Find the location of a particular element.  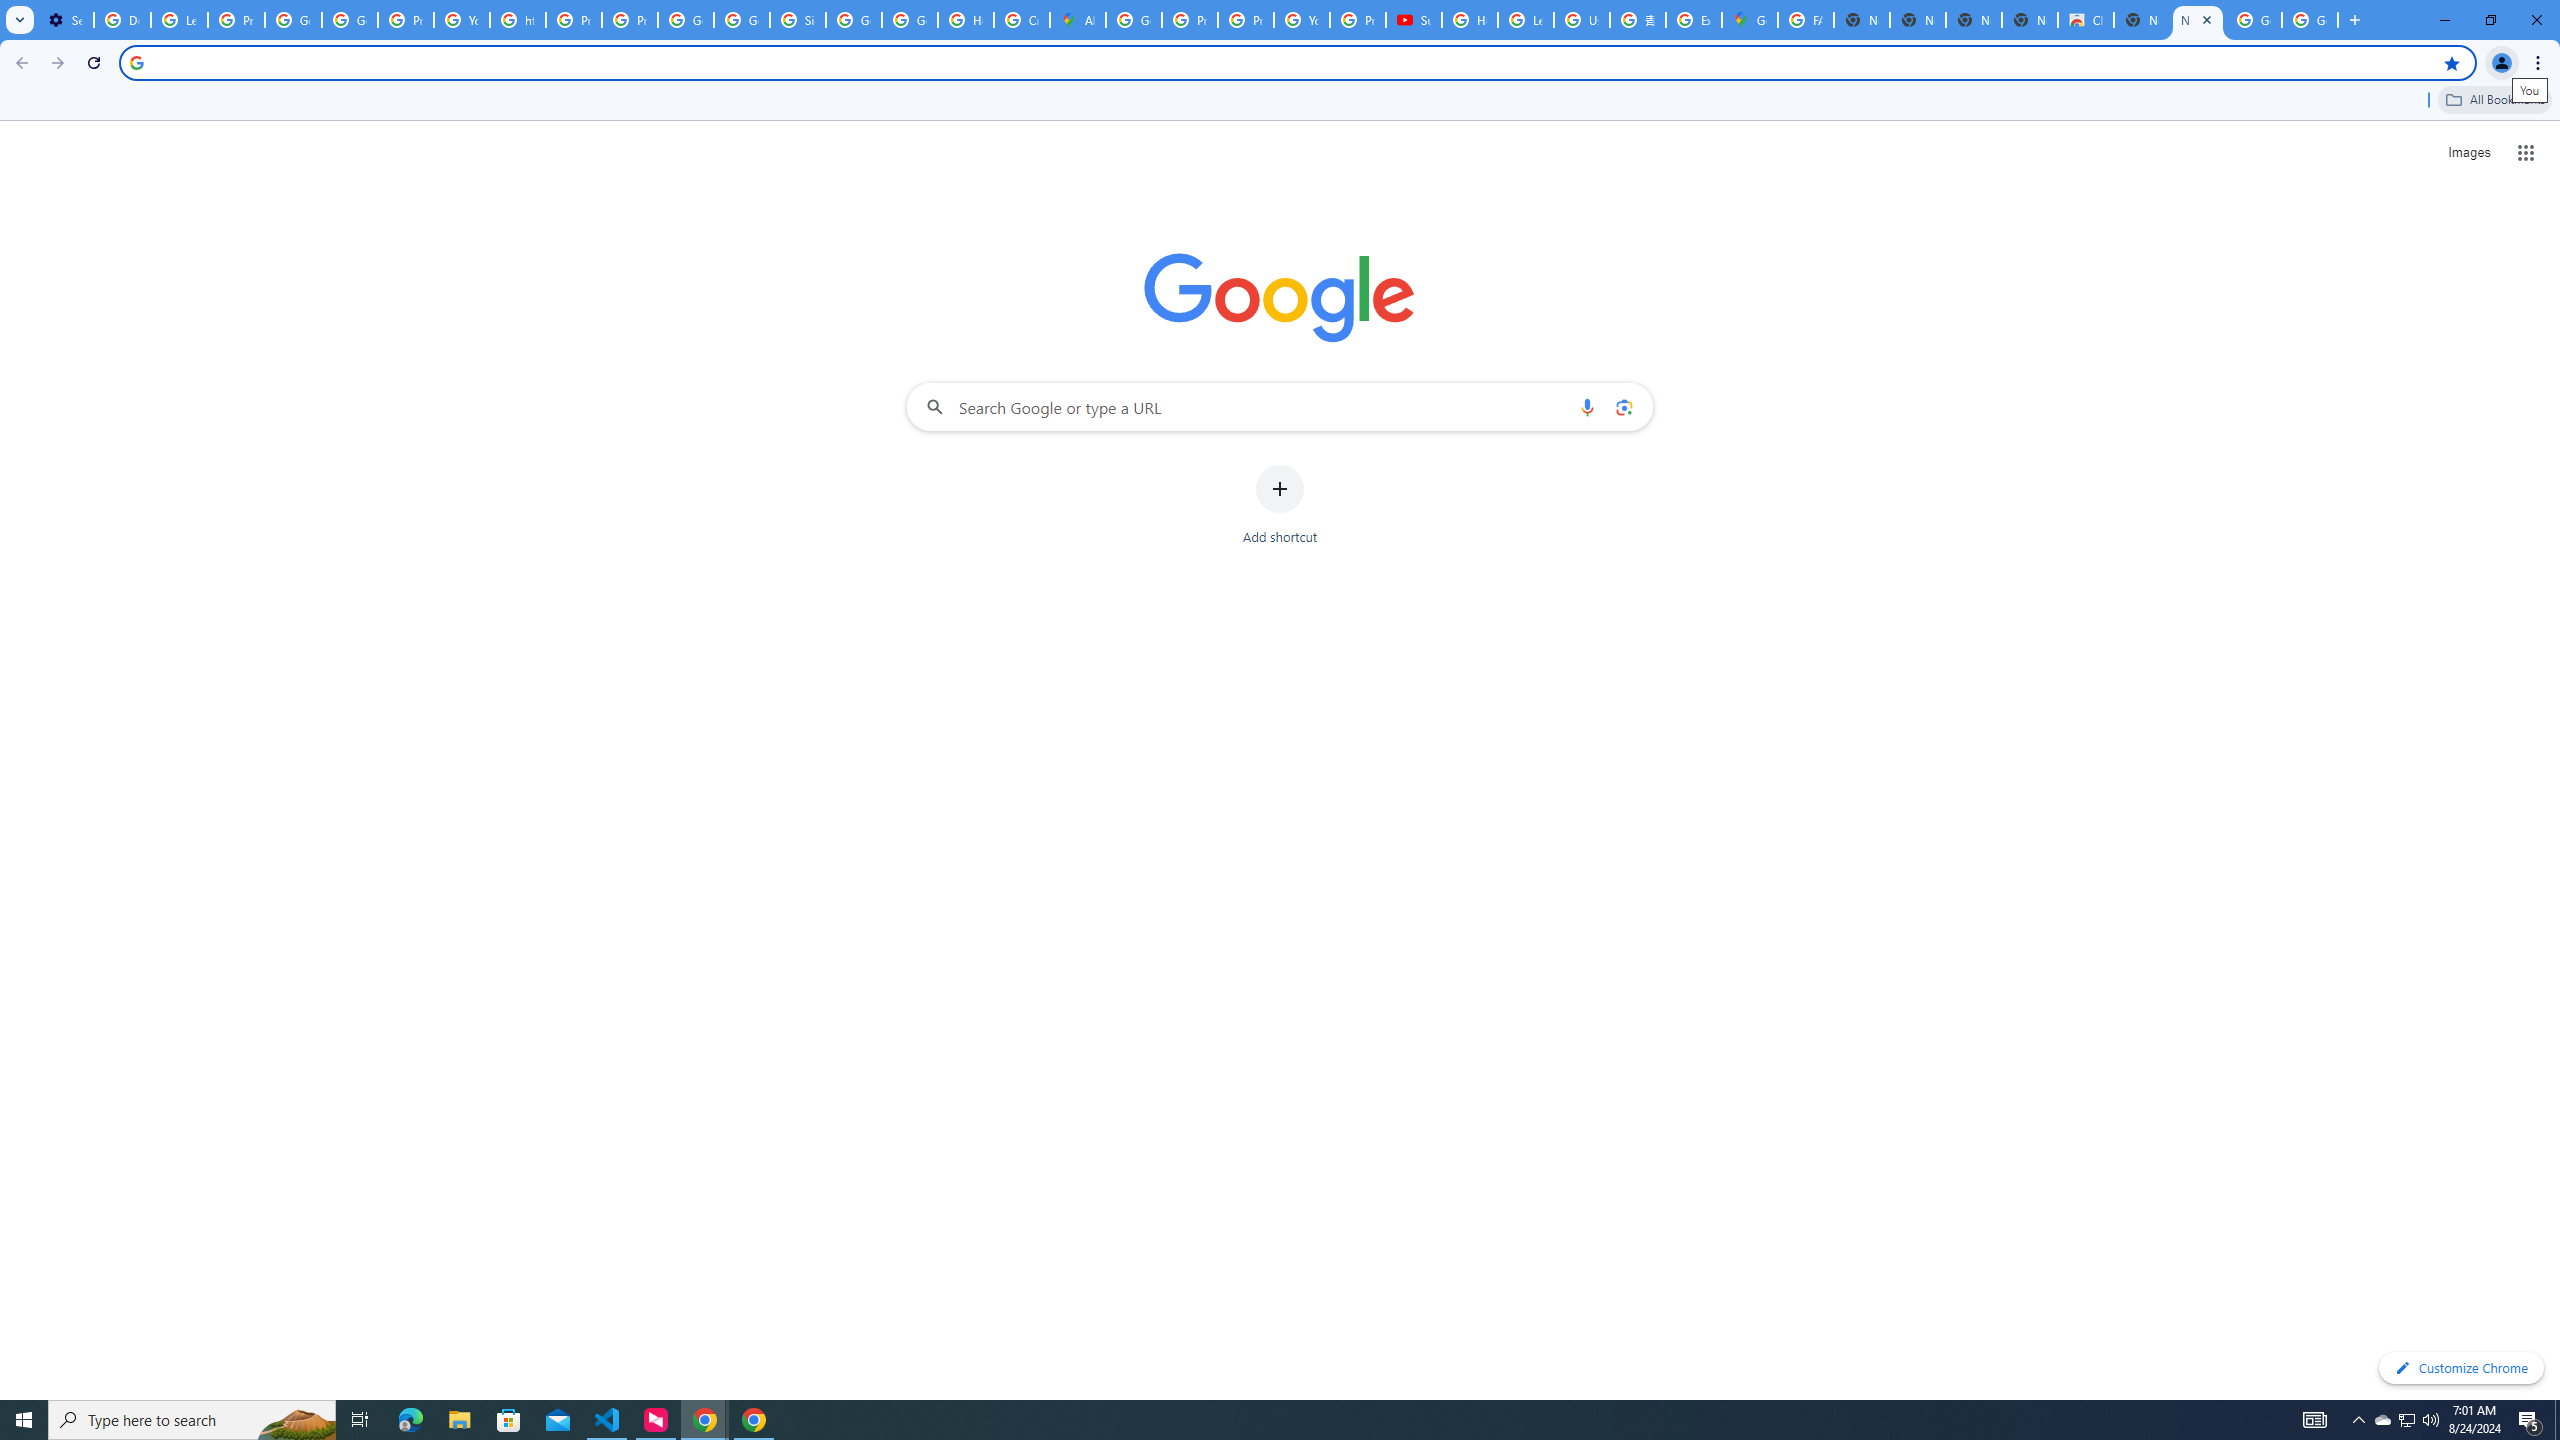

'Google Account Help' is located at coordinates (293, 19).